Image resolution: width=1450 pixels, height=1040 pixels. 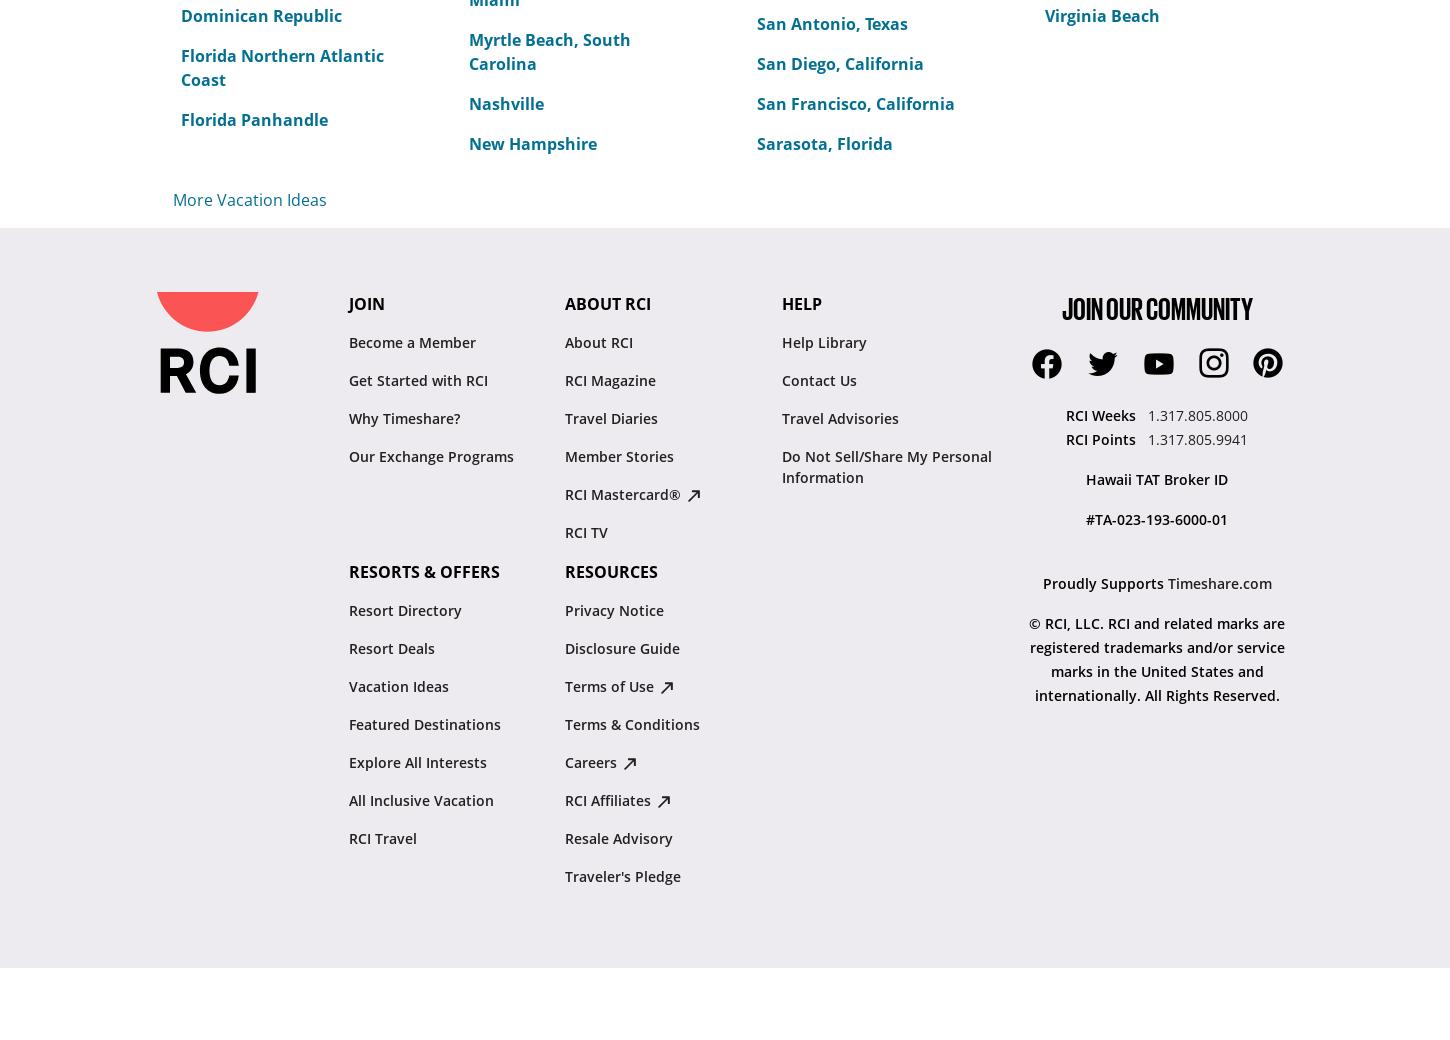 What do you see at coordinates (1102, 415) in the screenshot?
I see `'RCI Weeks'` at bounding box center [1102, 415].